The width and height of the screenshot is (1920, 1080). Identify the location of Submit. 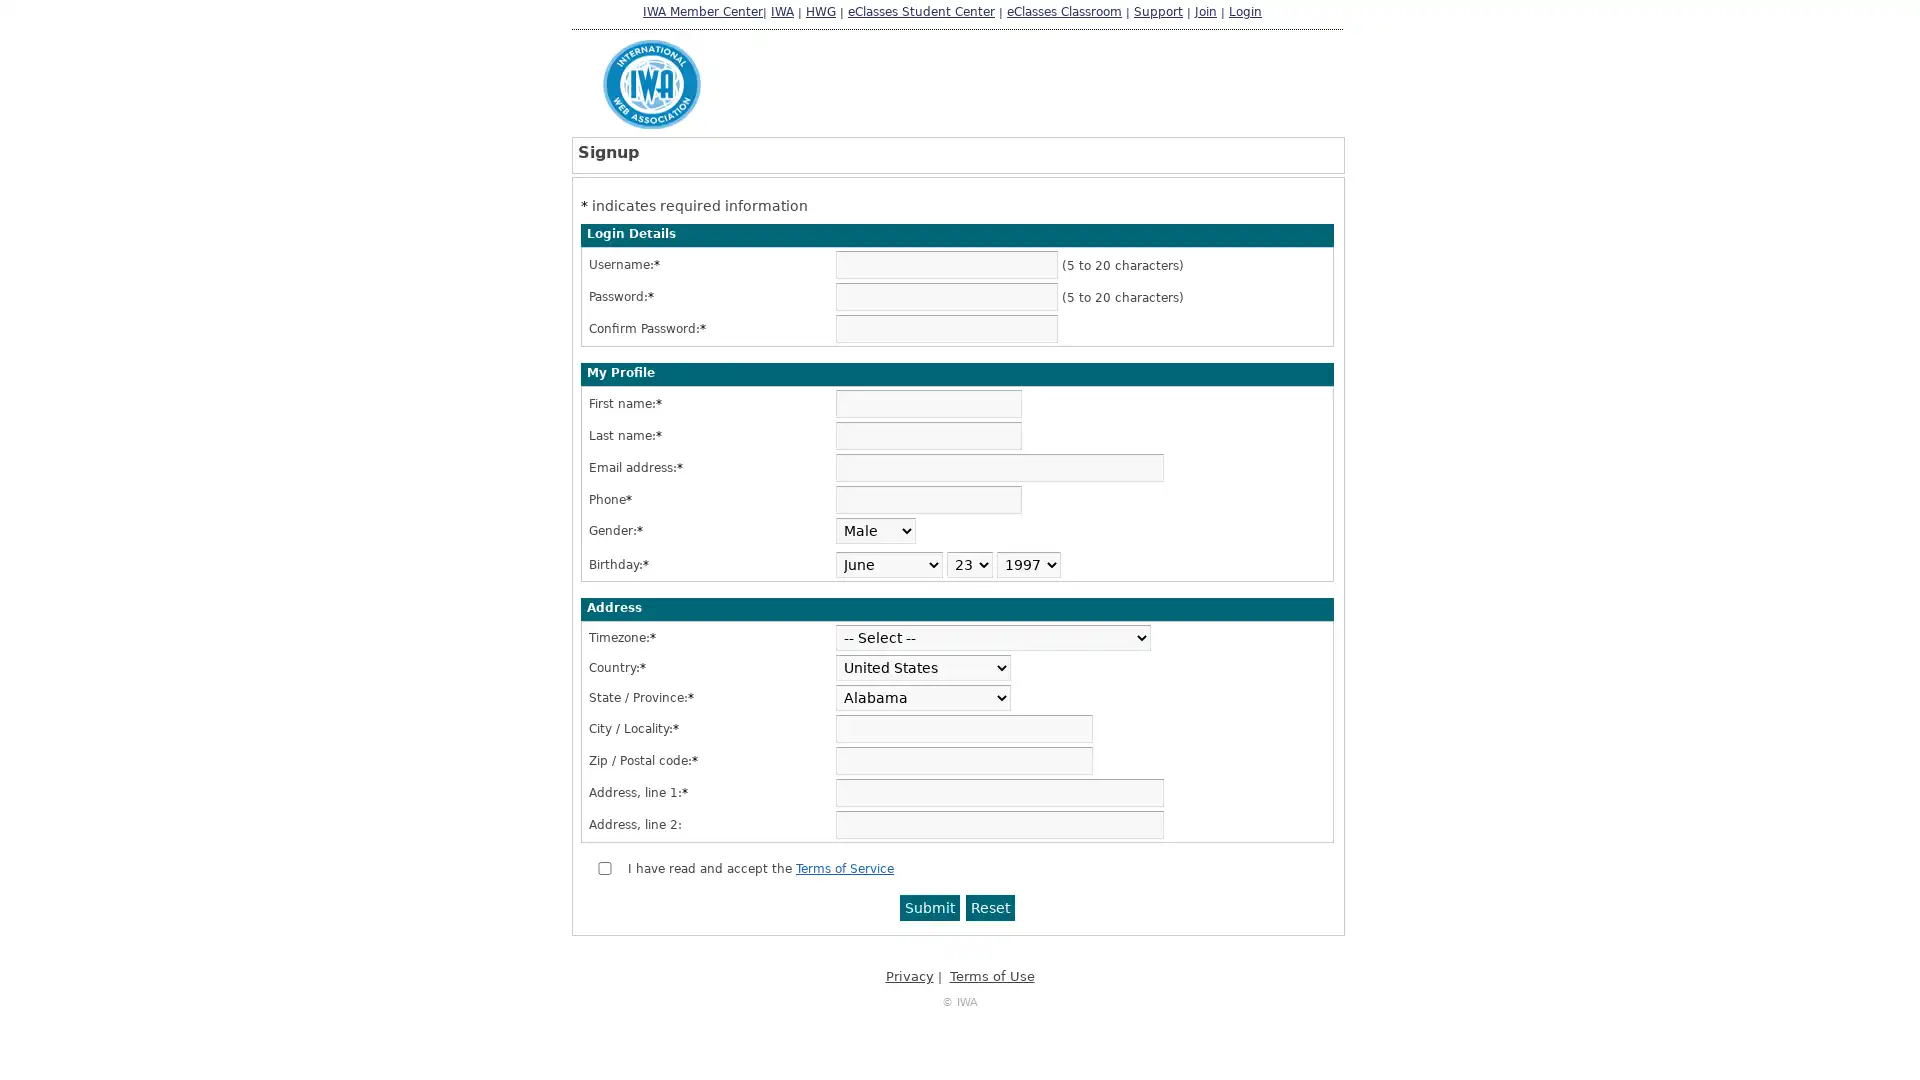
(929, 907).